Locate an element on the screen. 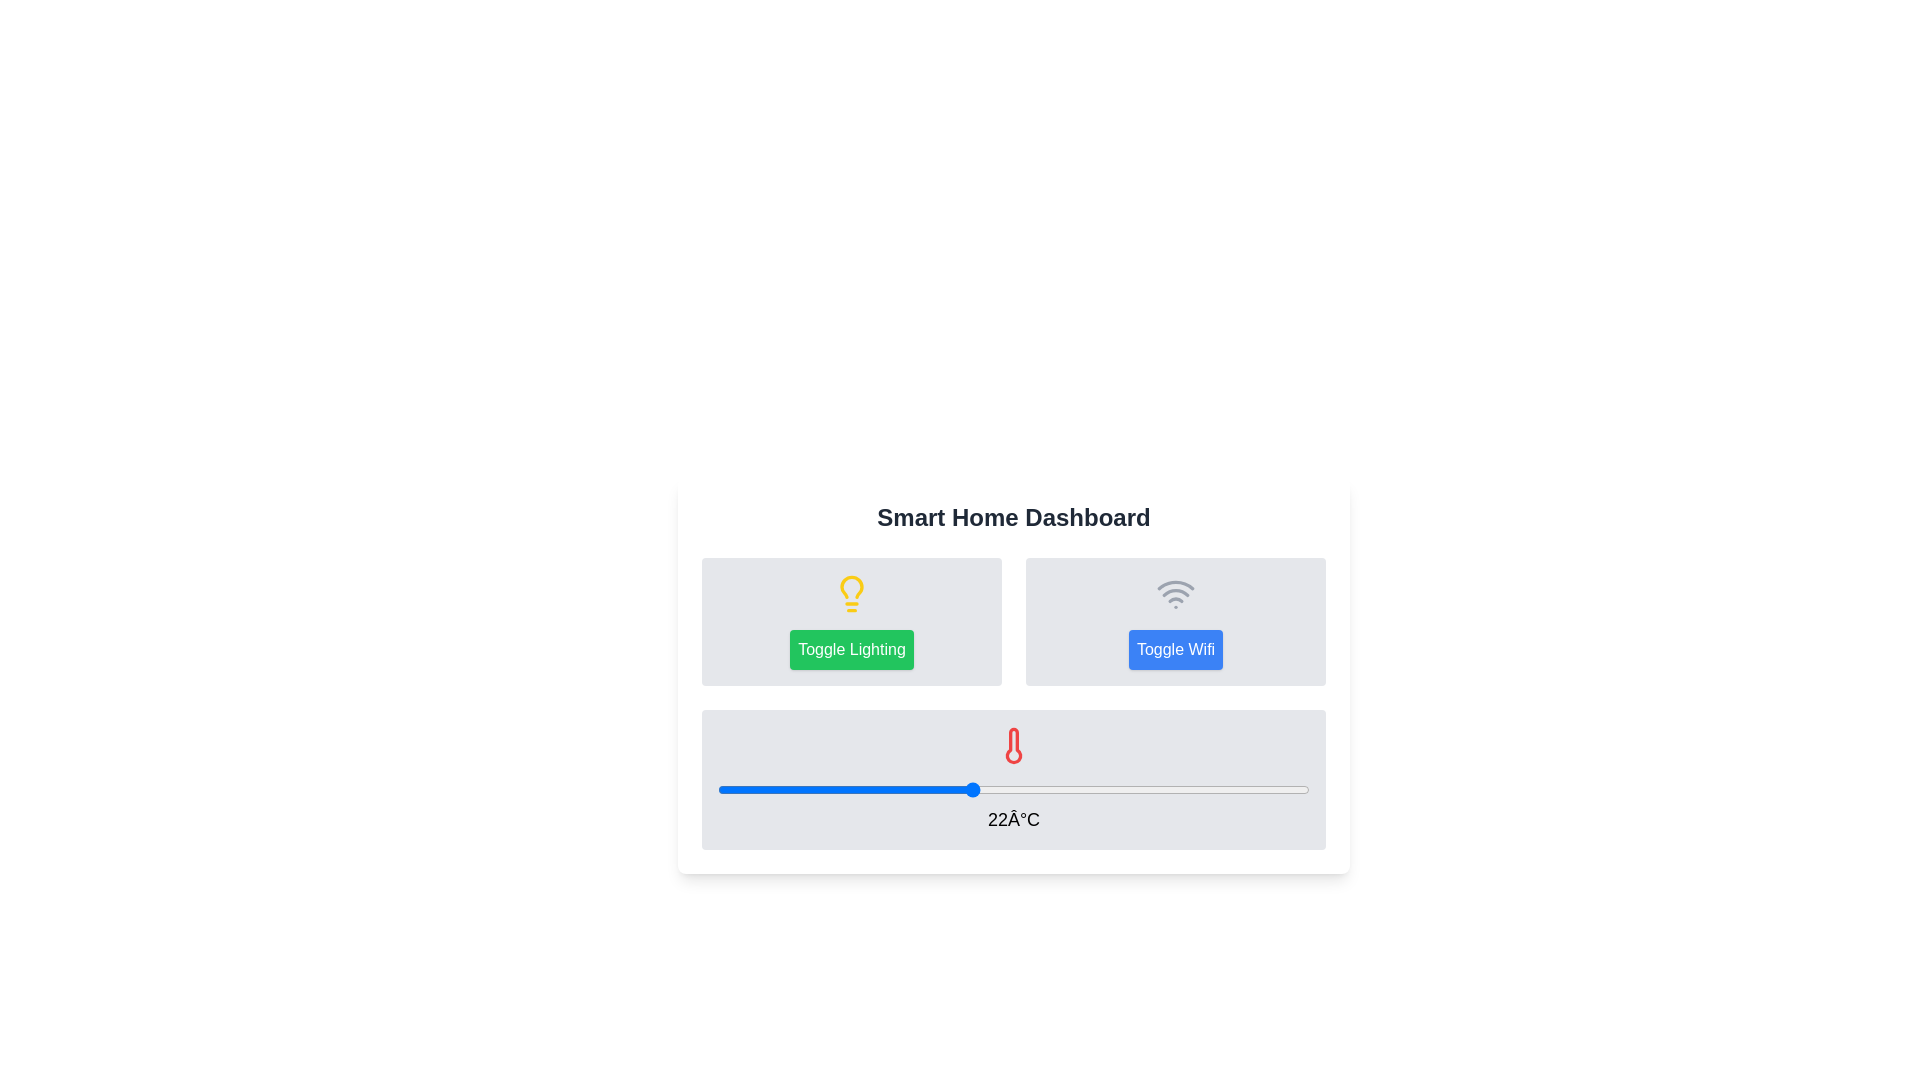  the temperature is located at coordinates (844, 789).